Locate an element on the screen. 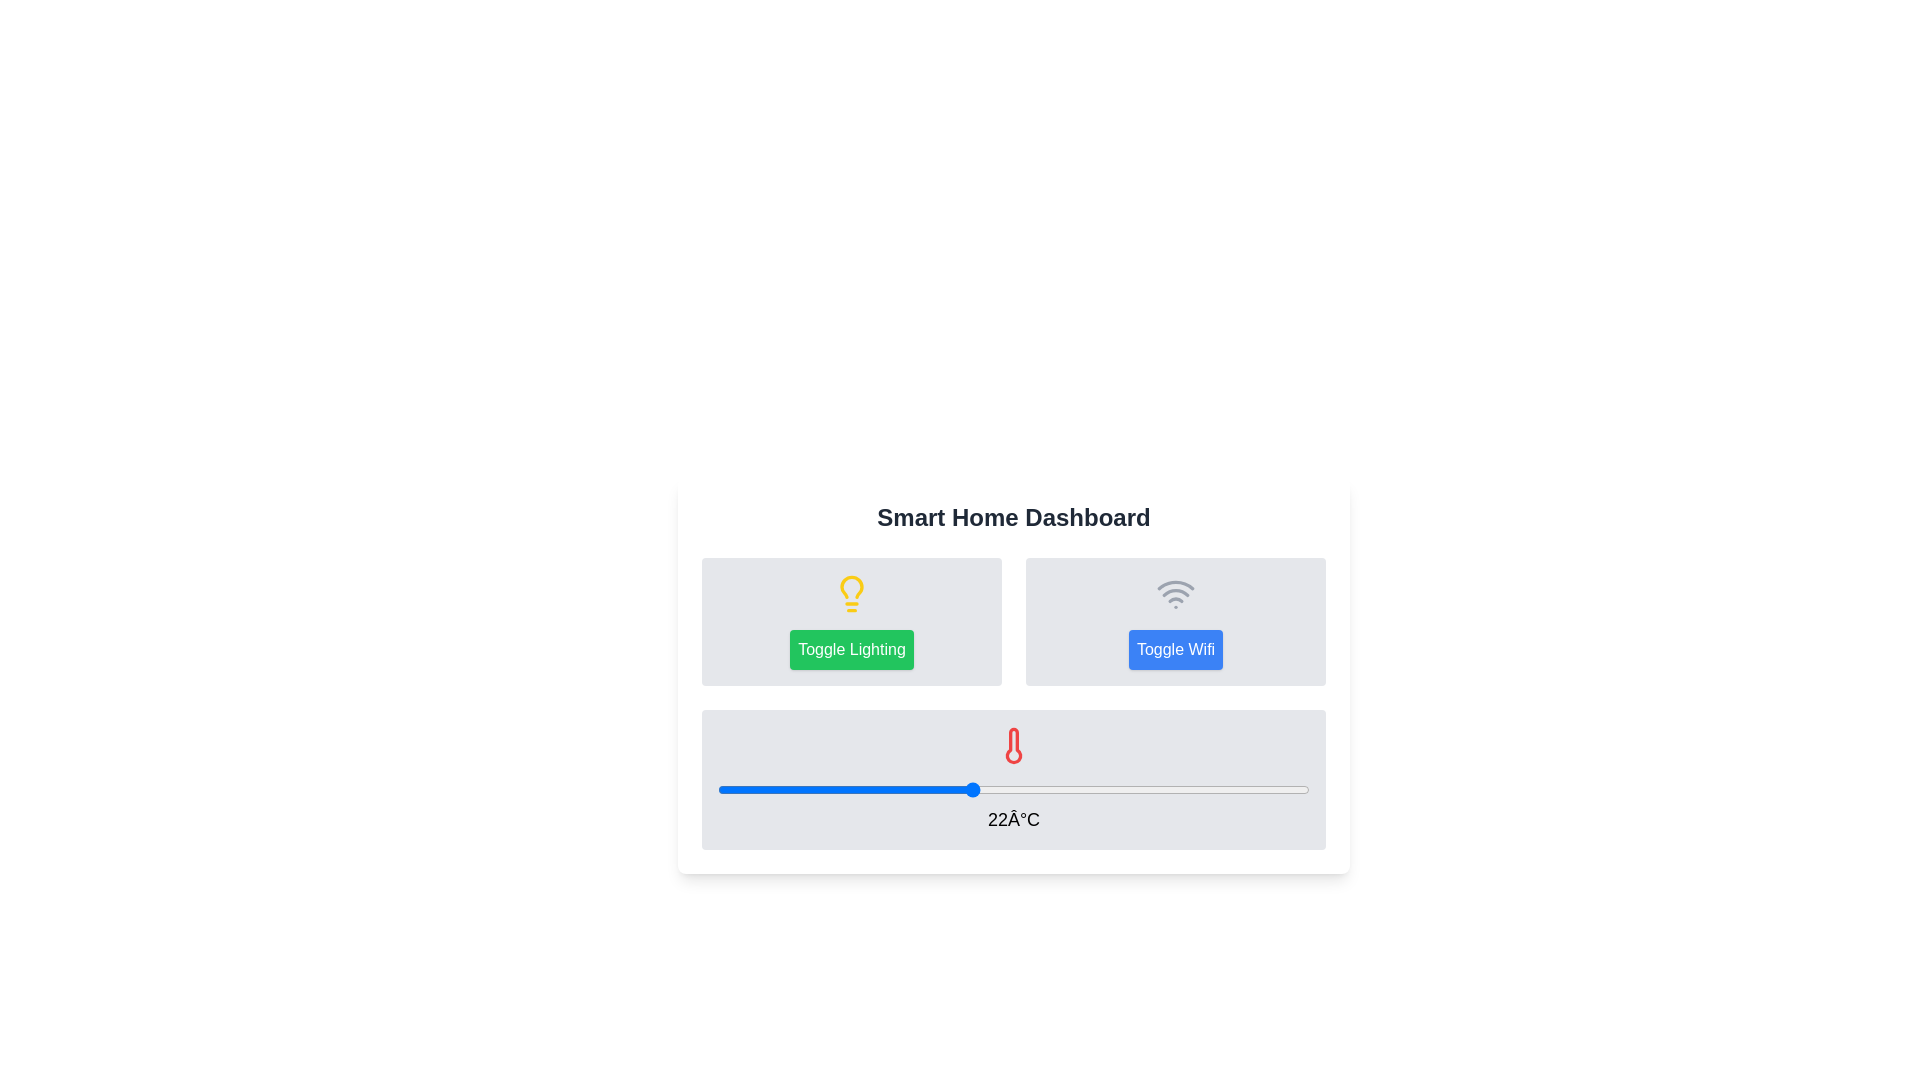  the temperature is located at coordinates (844, 789).